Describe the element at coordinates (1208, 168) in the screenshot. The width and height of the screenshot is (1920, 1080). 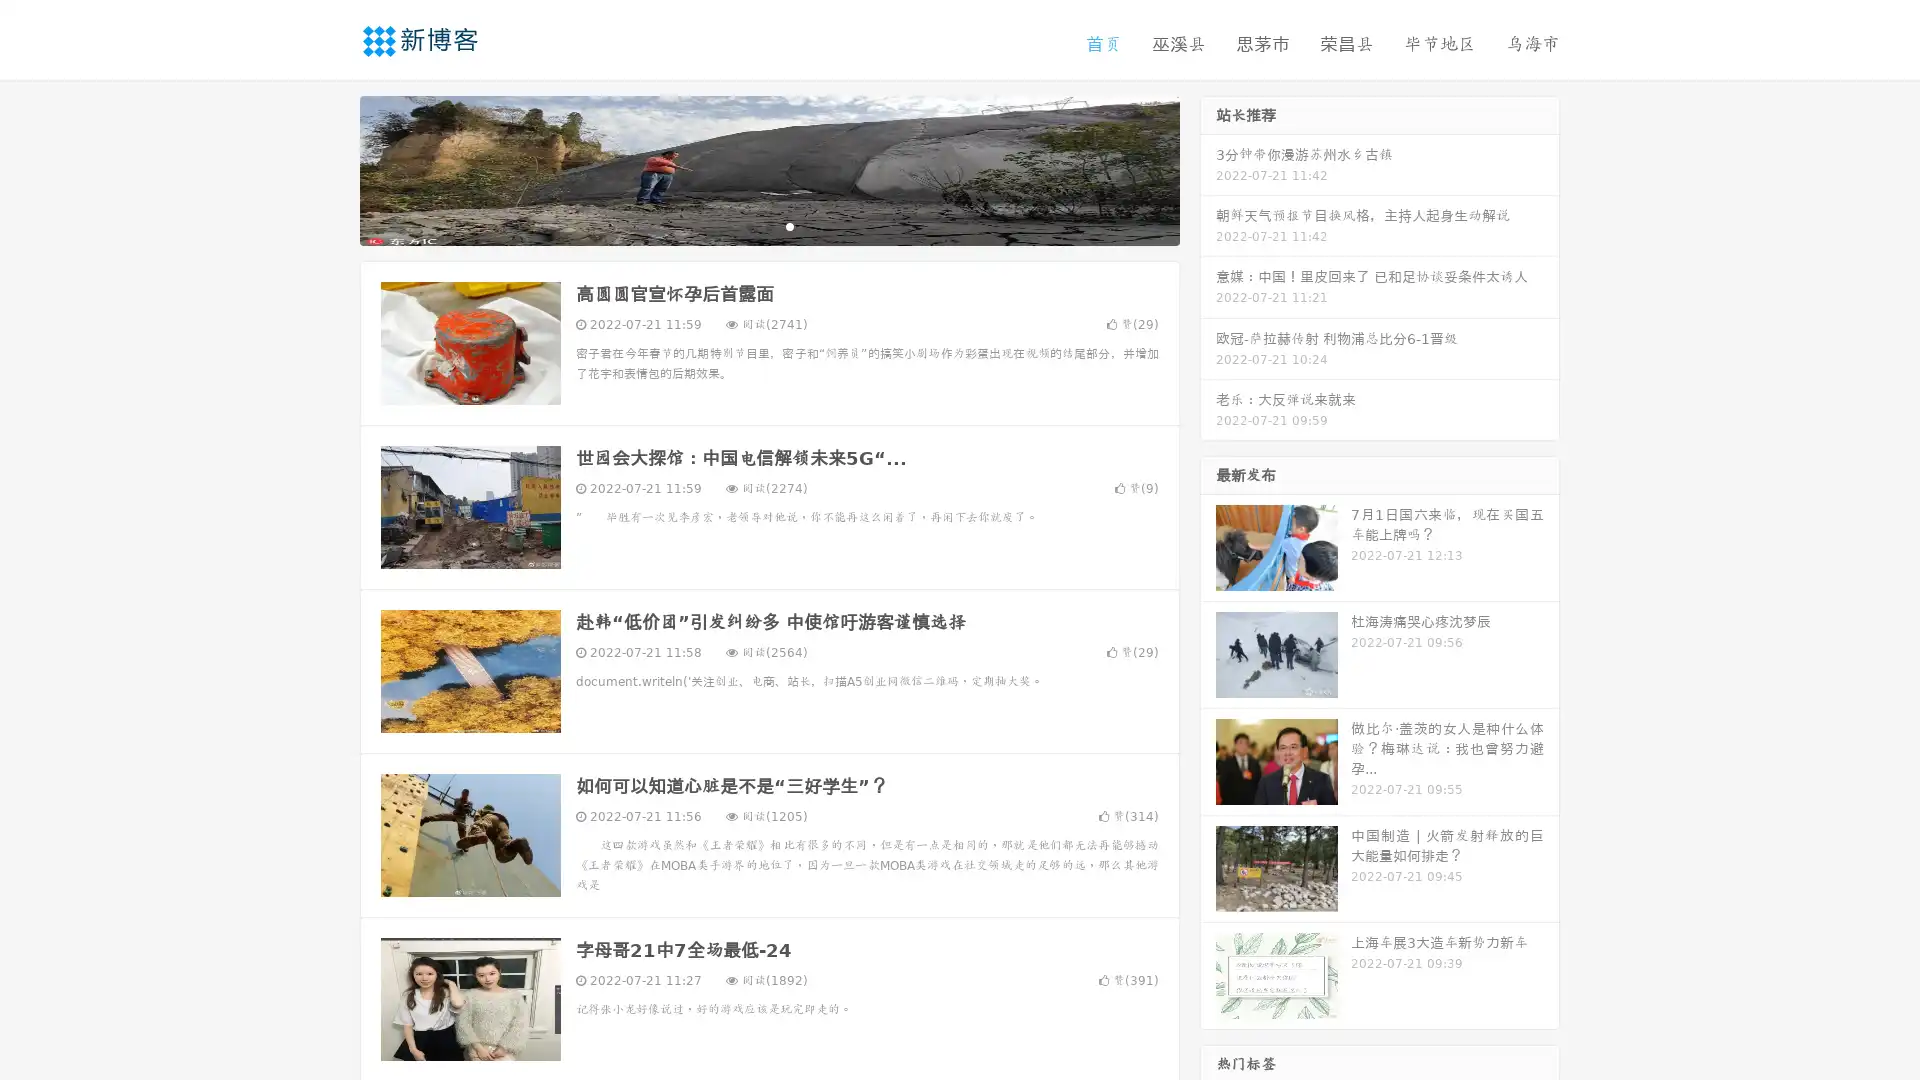
I see `Next slide` at that location.